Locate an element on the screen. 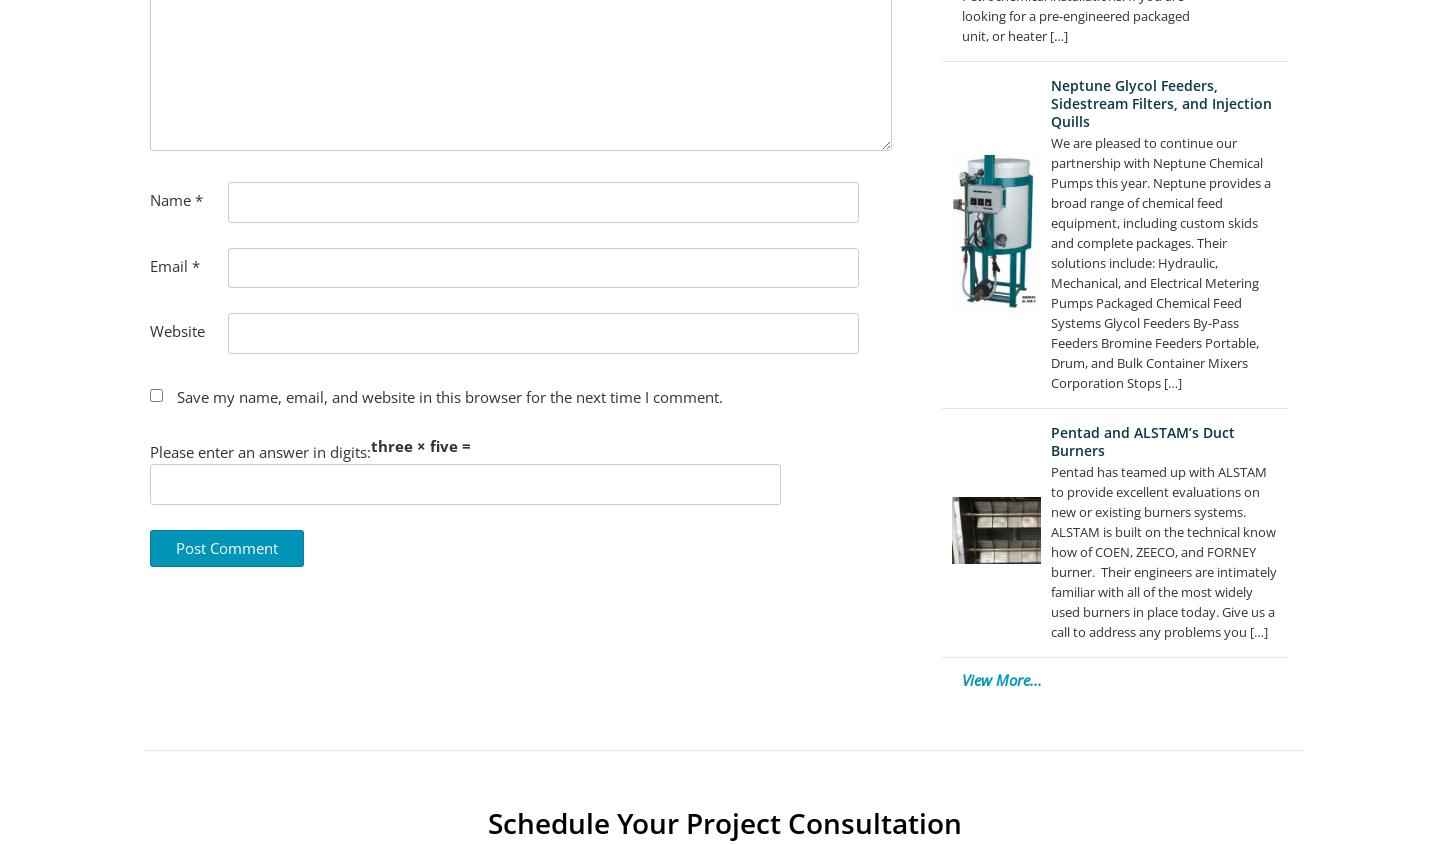 The width and height of the screenshot is (1450, 844). 'Schedule Your Project Consultation' is located at coordinates (725, 821).